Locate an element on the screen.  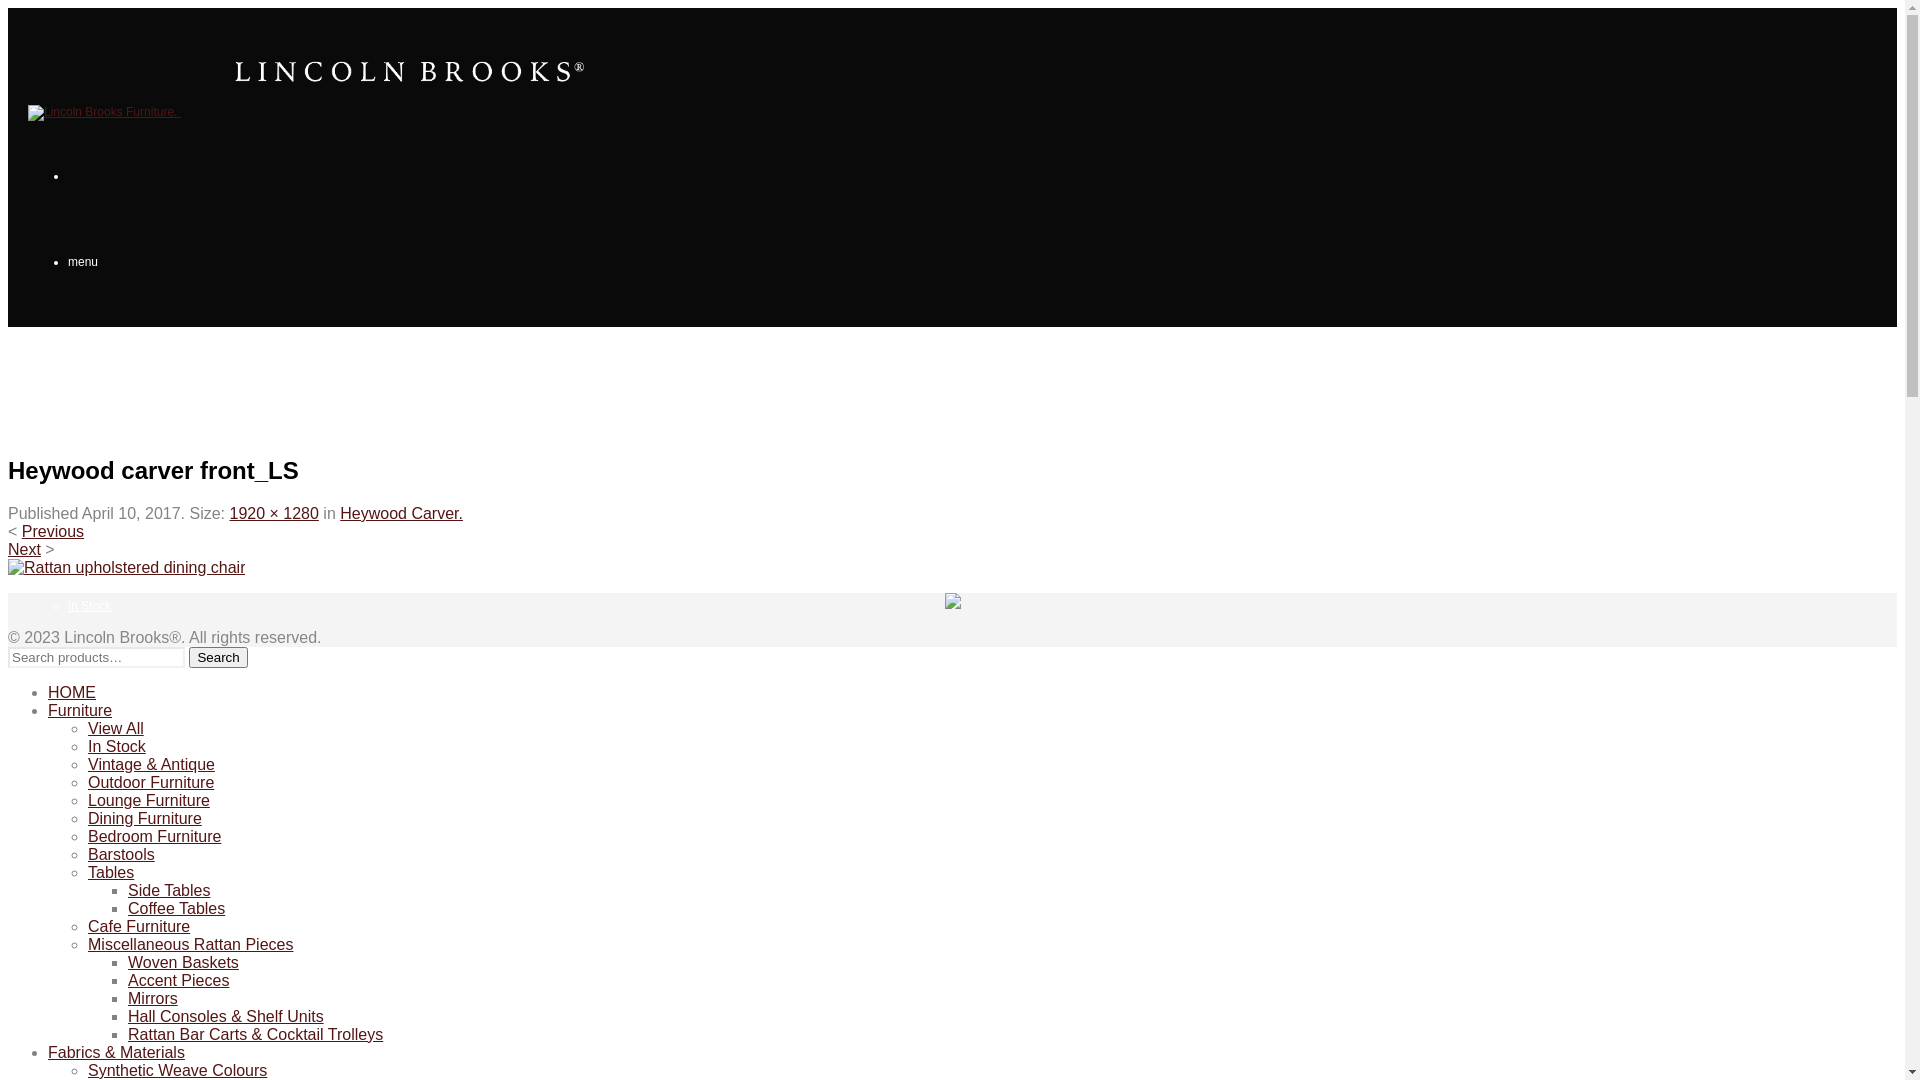
'Vintage & Antique' is located at coordinates (114, 690).